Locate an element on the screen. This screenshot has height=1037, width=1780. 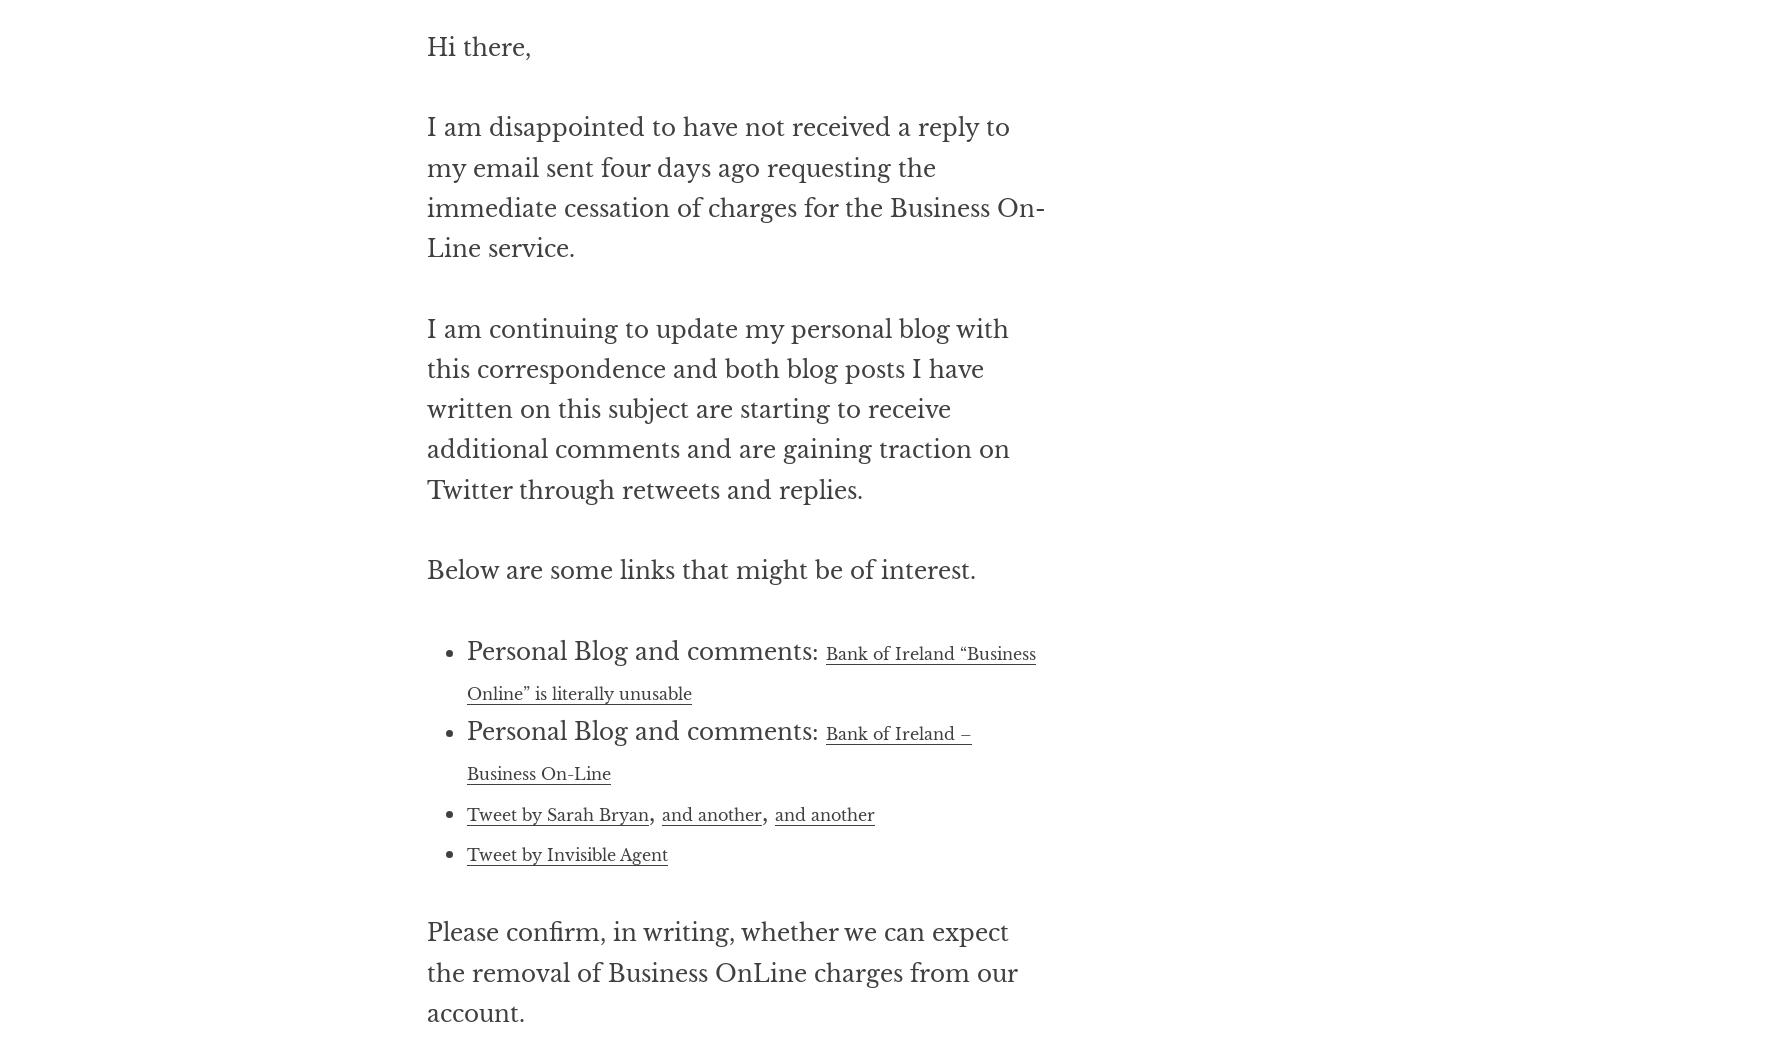
'Bank of Ireland – Business On-Line' is located at coordinates (749, 831).